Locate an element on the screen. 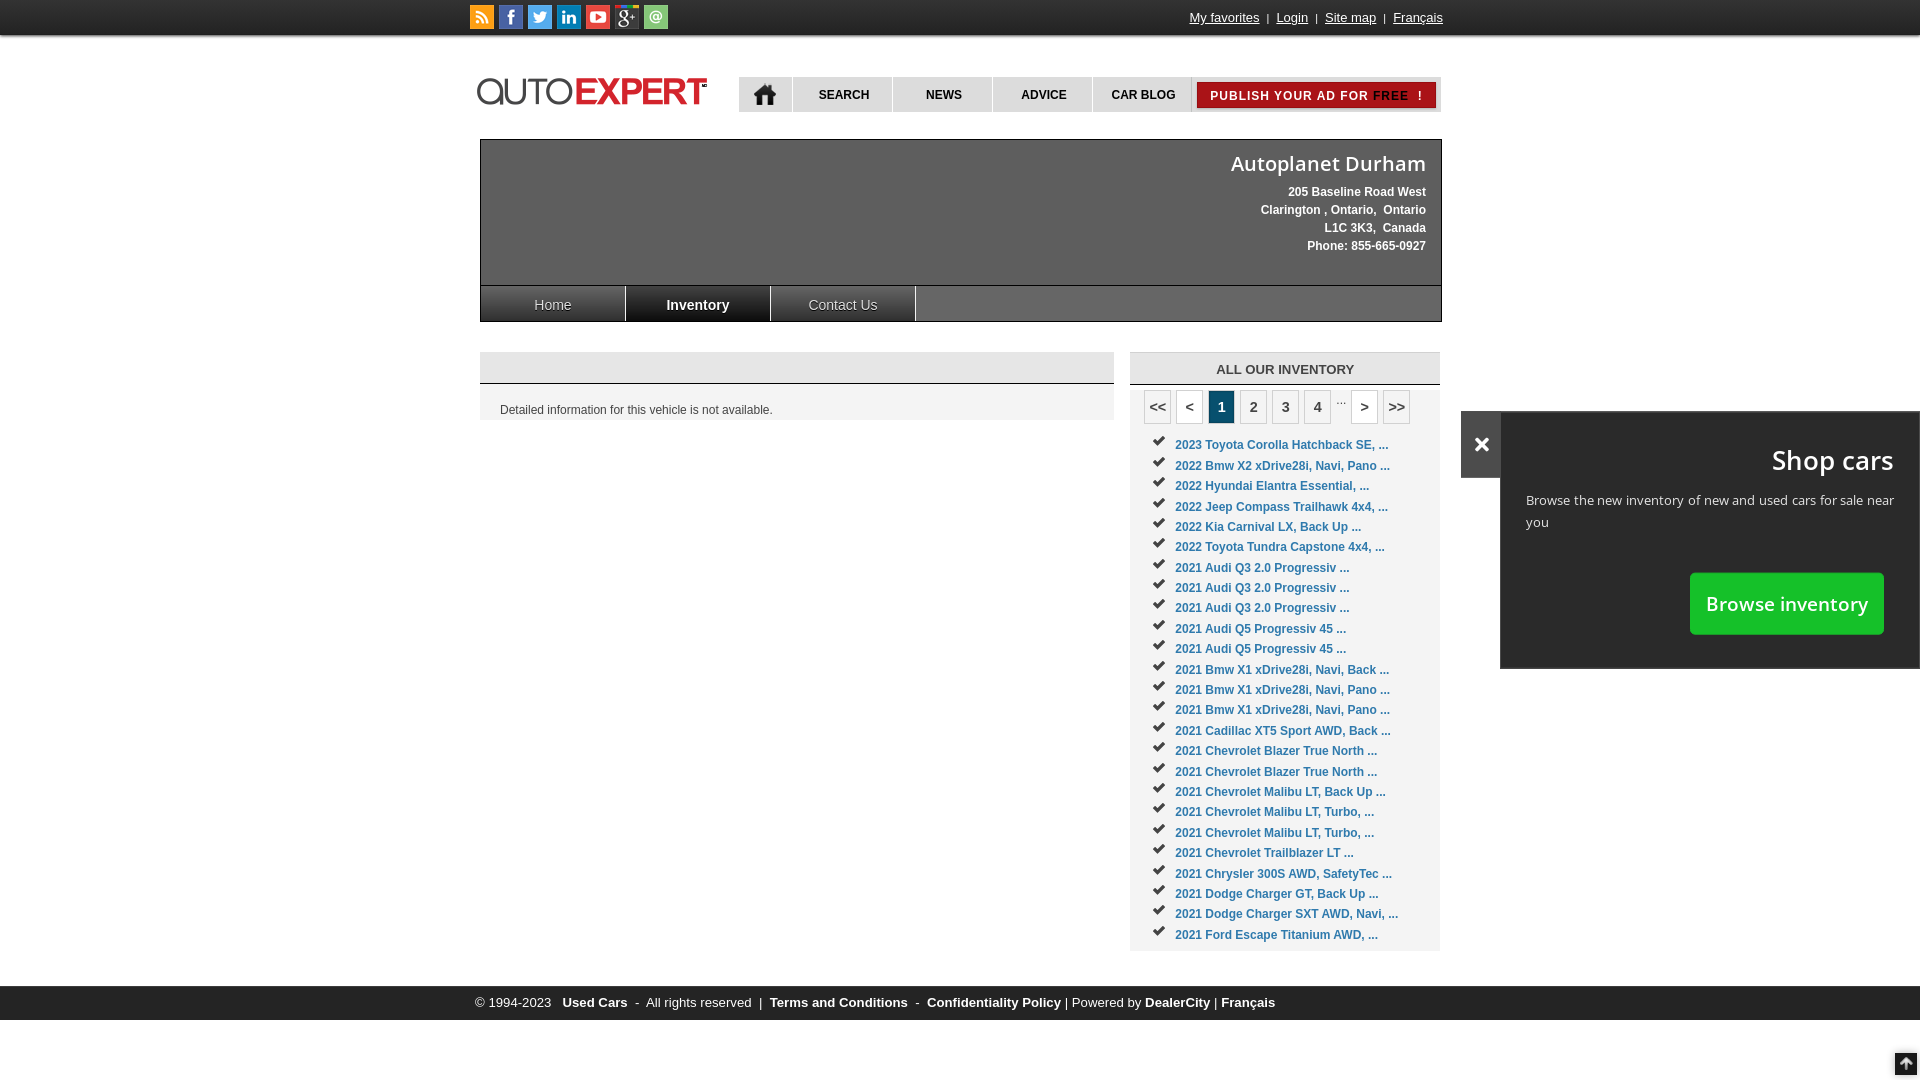 This screenshot has width=1920, height=1080. 'PUBLISH YOUR AD FOR FREE  !' is located at coordinates (1315, 95).